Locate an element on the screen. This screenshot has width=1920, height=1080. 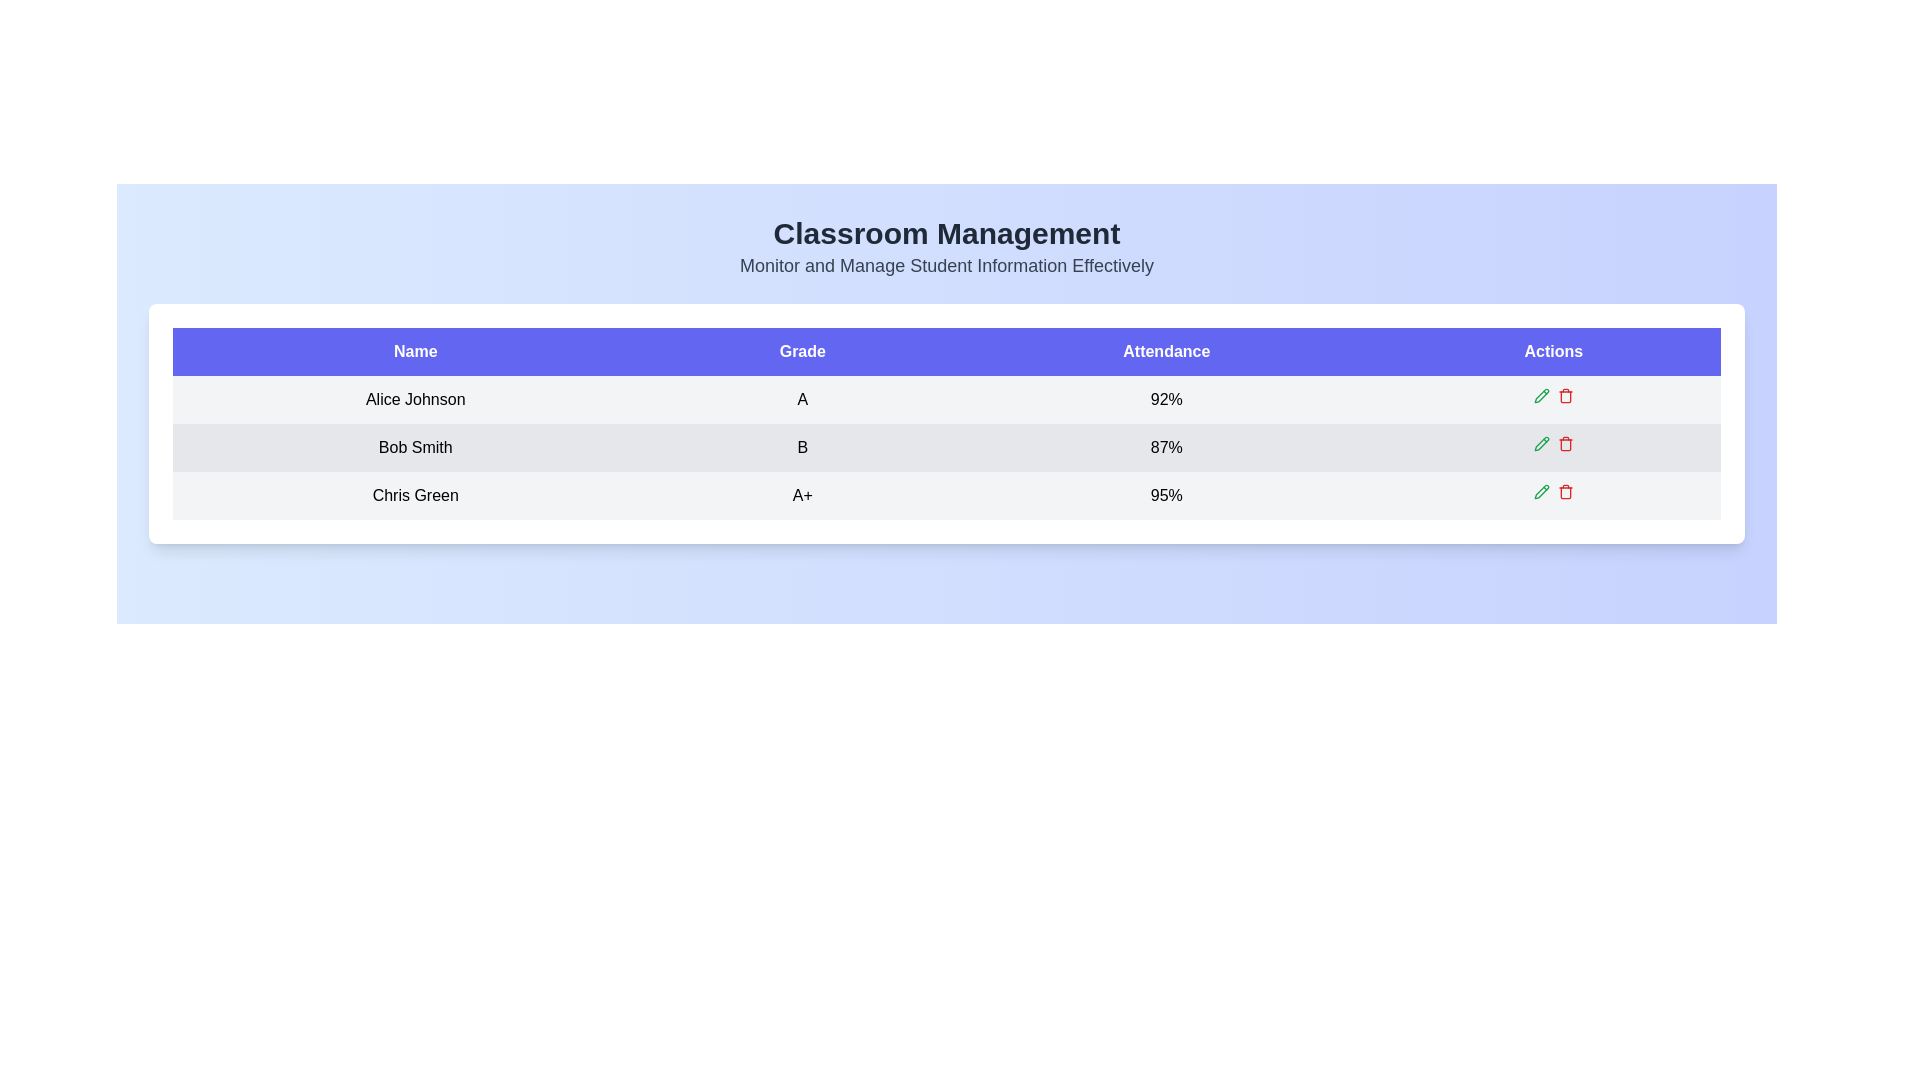
the text heading and subtitle that reads 'Classroom Management' and 'Monitor and Manage Student Information Effectively', which is centered above a table of information on a gradient background is located at coordinates (945, 246).